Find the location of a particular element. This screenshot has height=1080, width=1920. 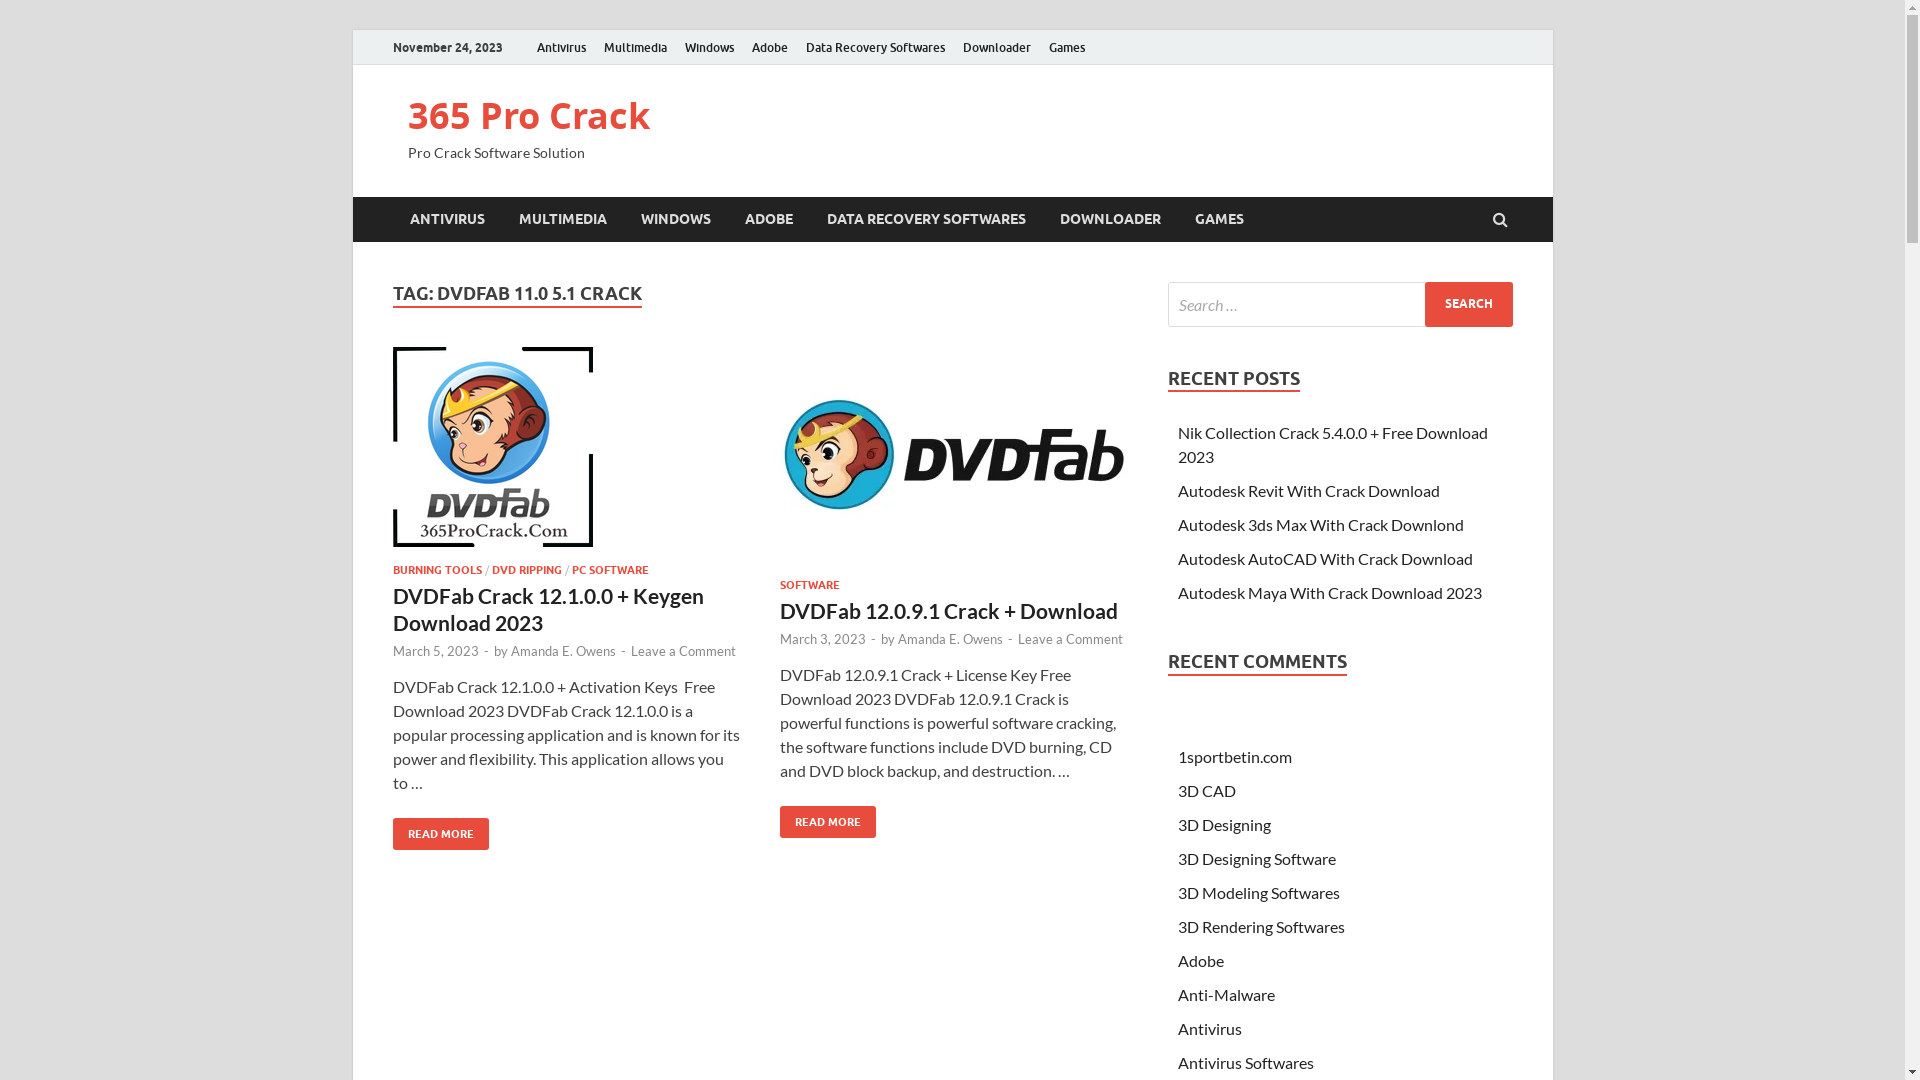

'Data Recovery Softwares' is located at coordinates (795, 46).